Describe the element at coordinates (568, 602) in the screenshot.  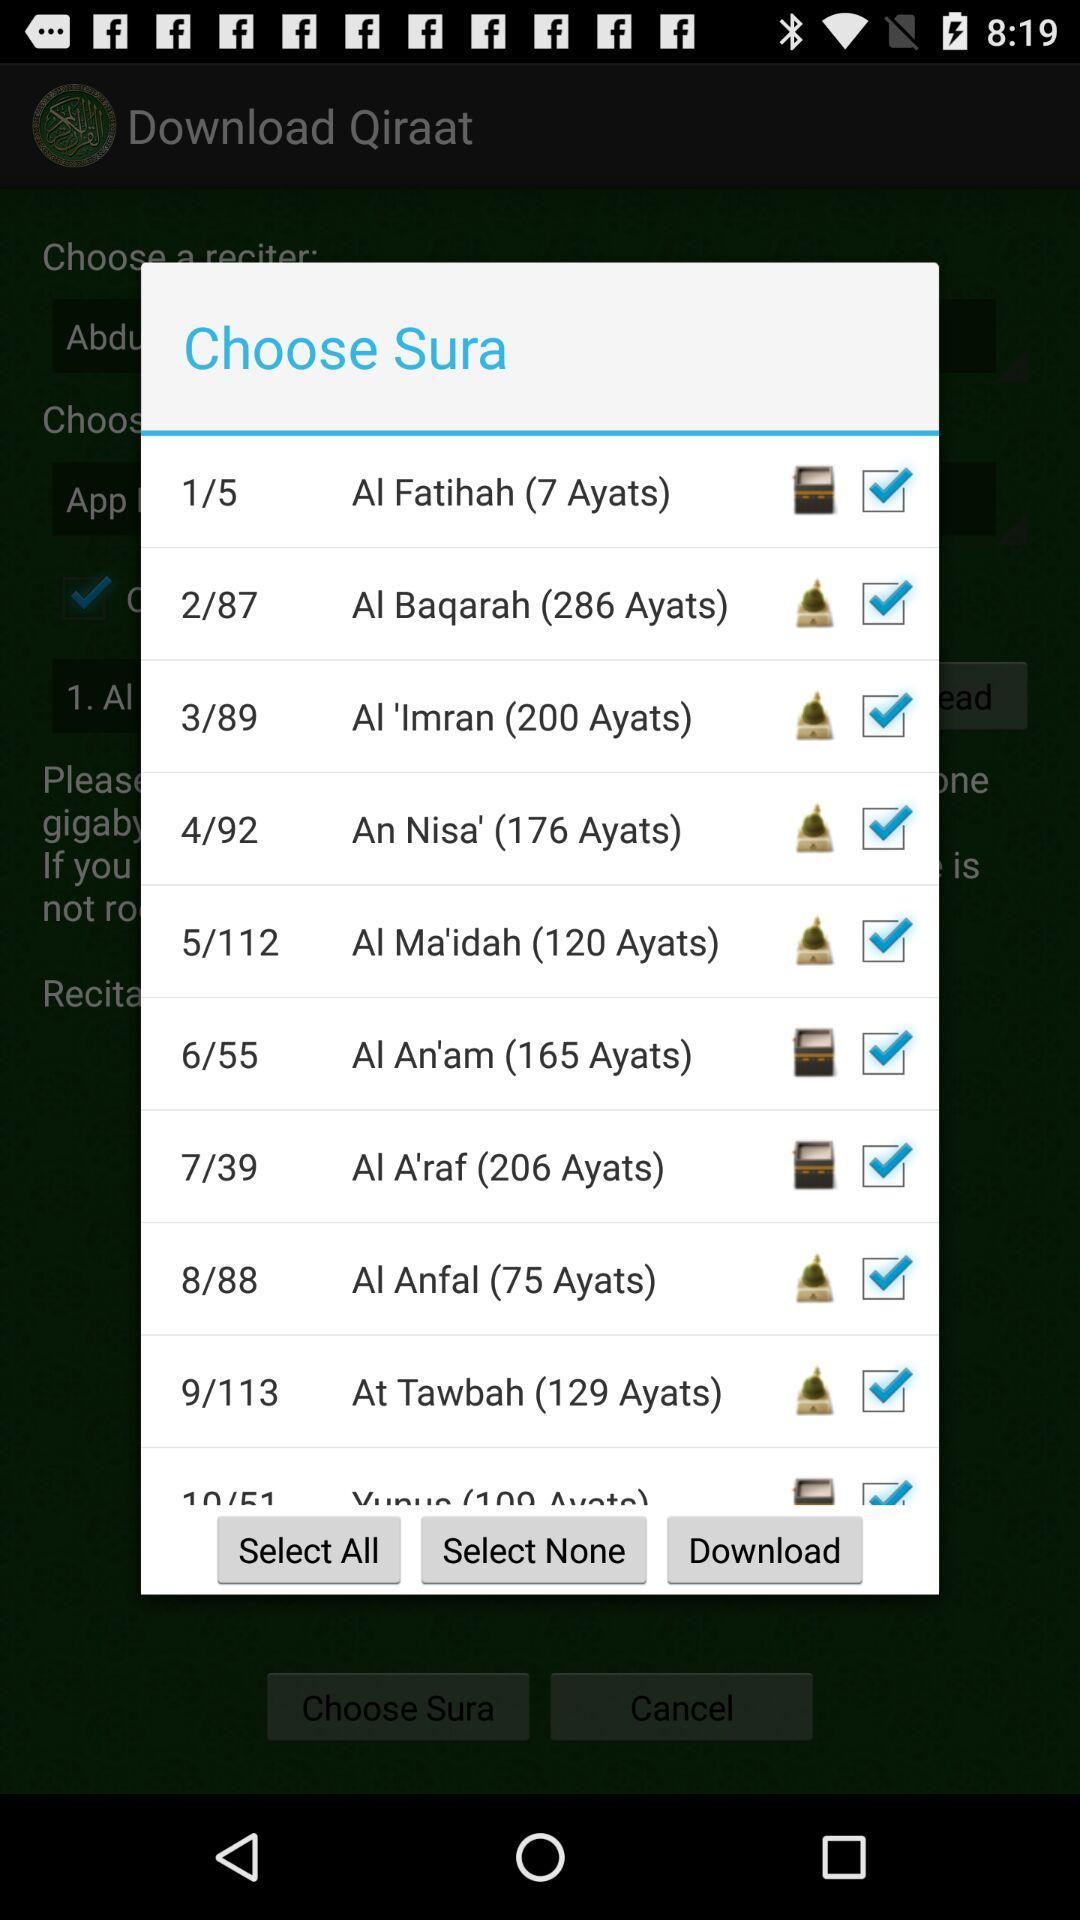
I see `al baqarah 286` at that location.